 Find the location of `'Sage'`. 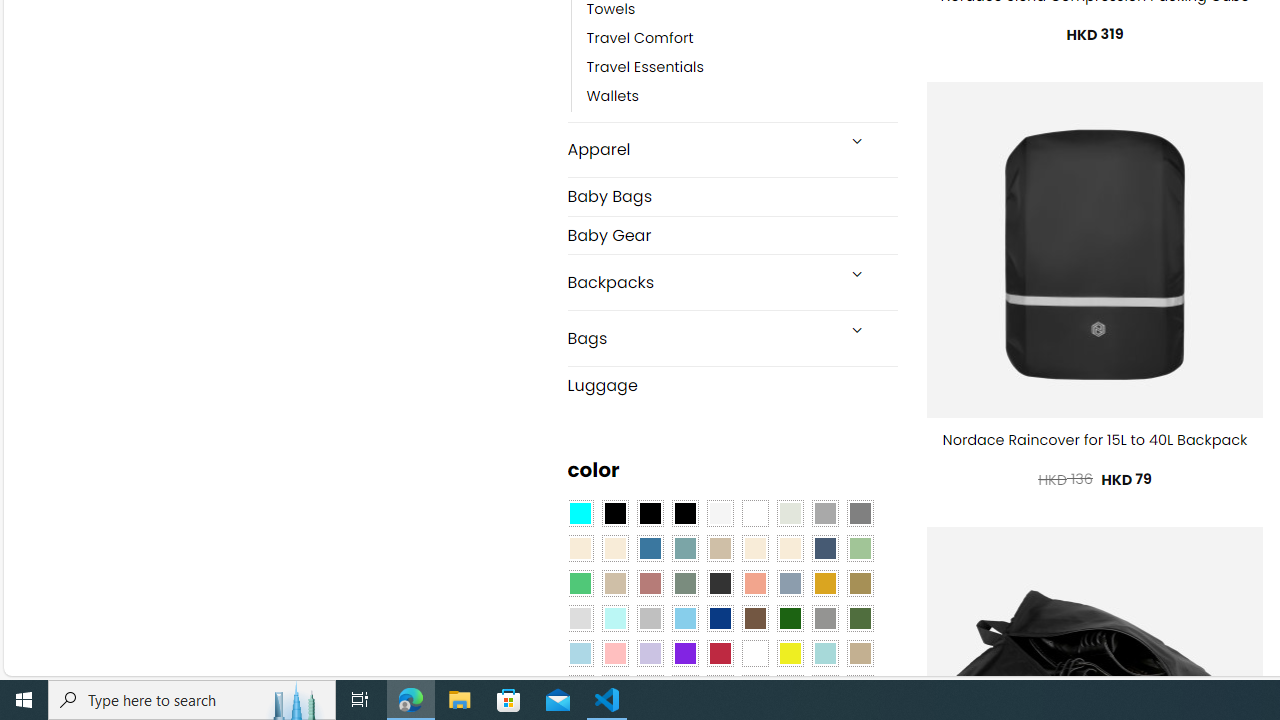

'Sage' is located at coordinates (684, 583).